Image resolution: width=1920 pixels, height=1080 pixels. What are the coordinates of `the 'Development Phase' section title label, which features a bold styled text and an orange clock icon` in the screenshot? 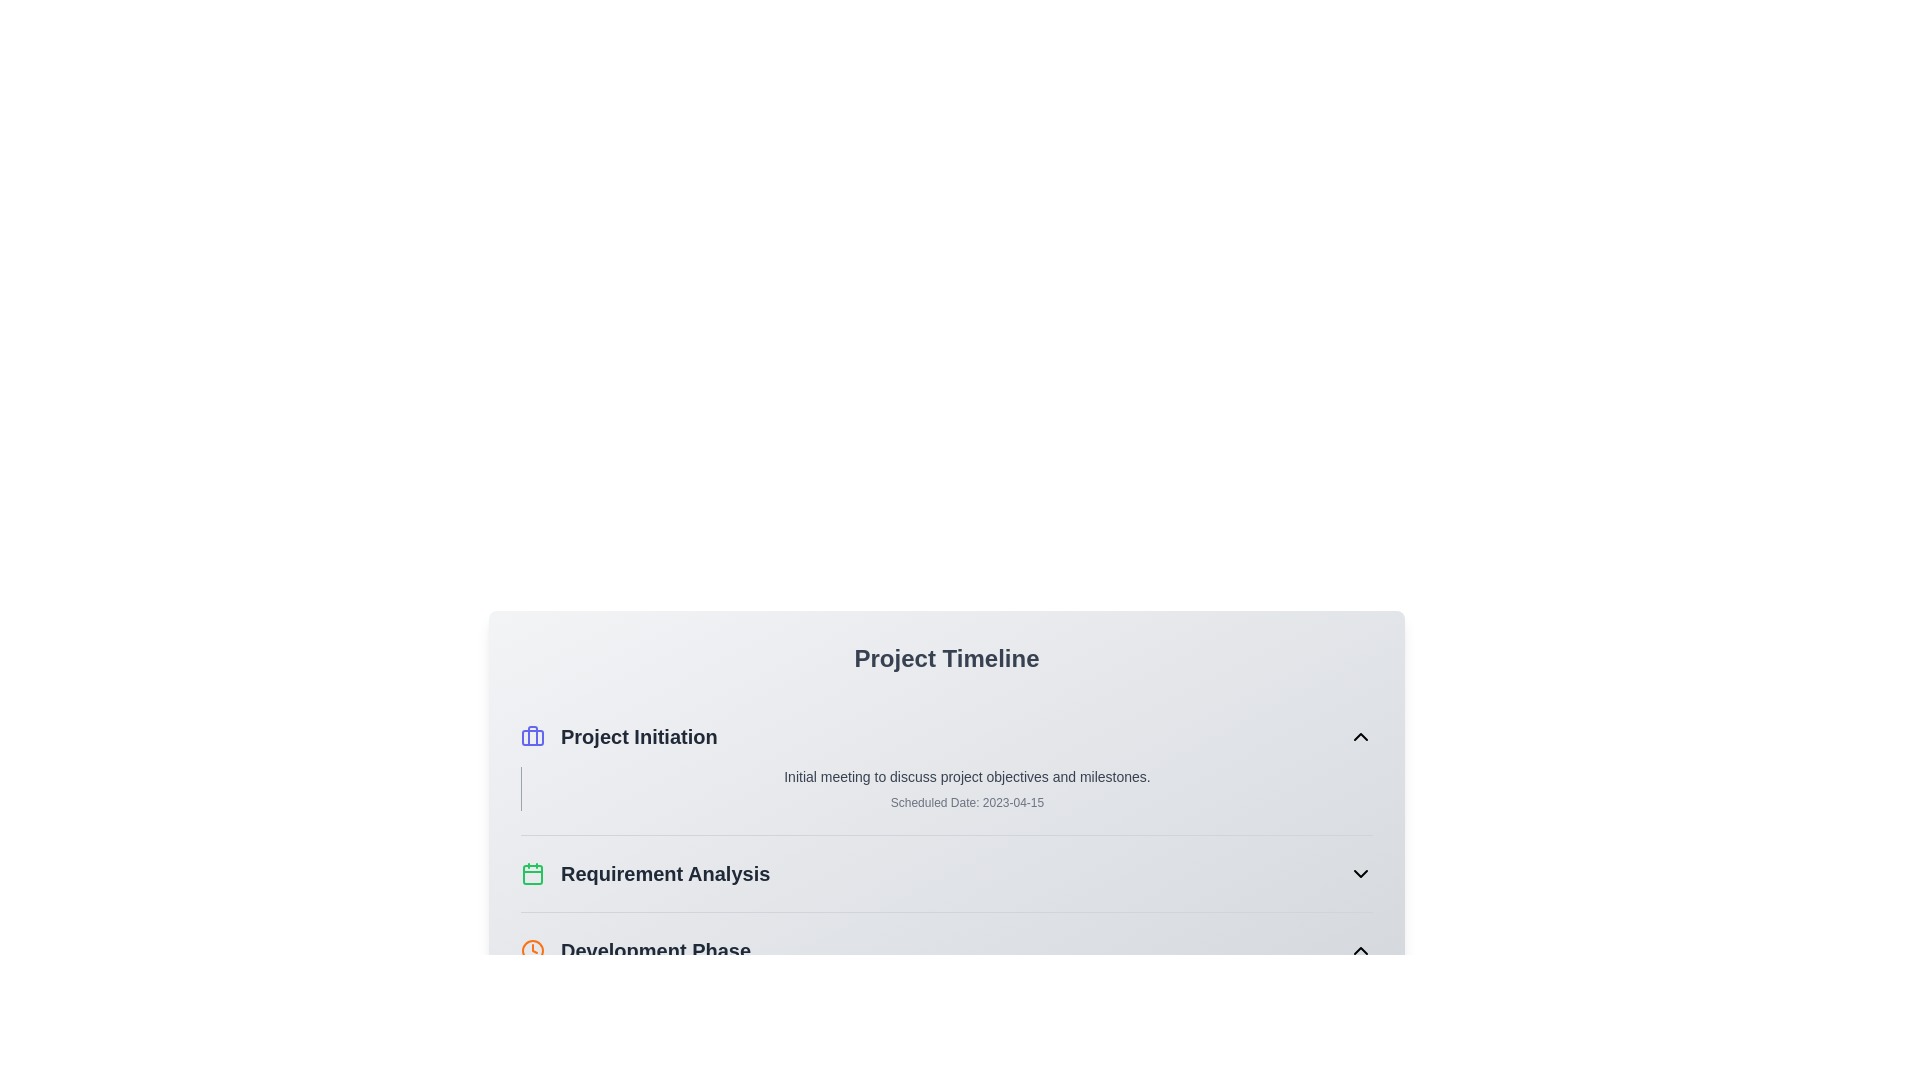 It's located at (635, 950).